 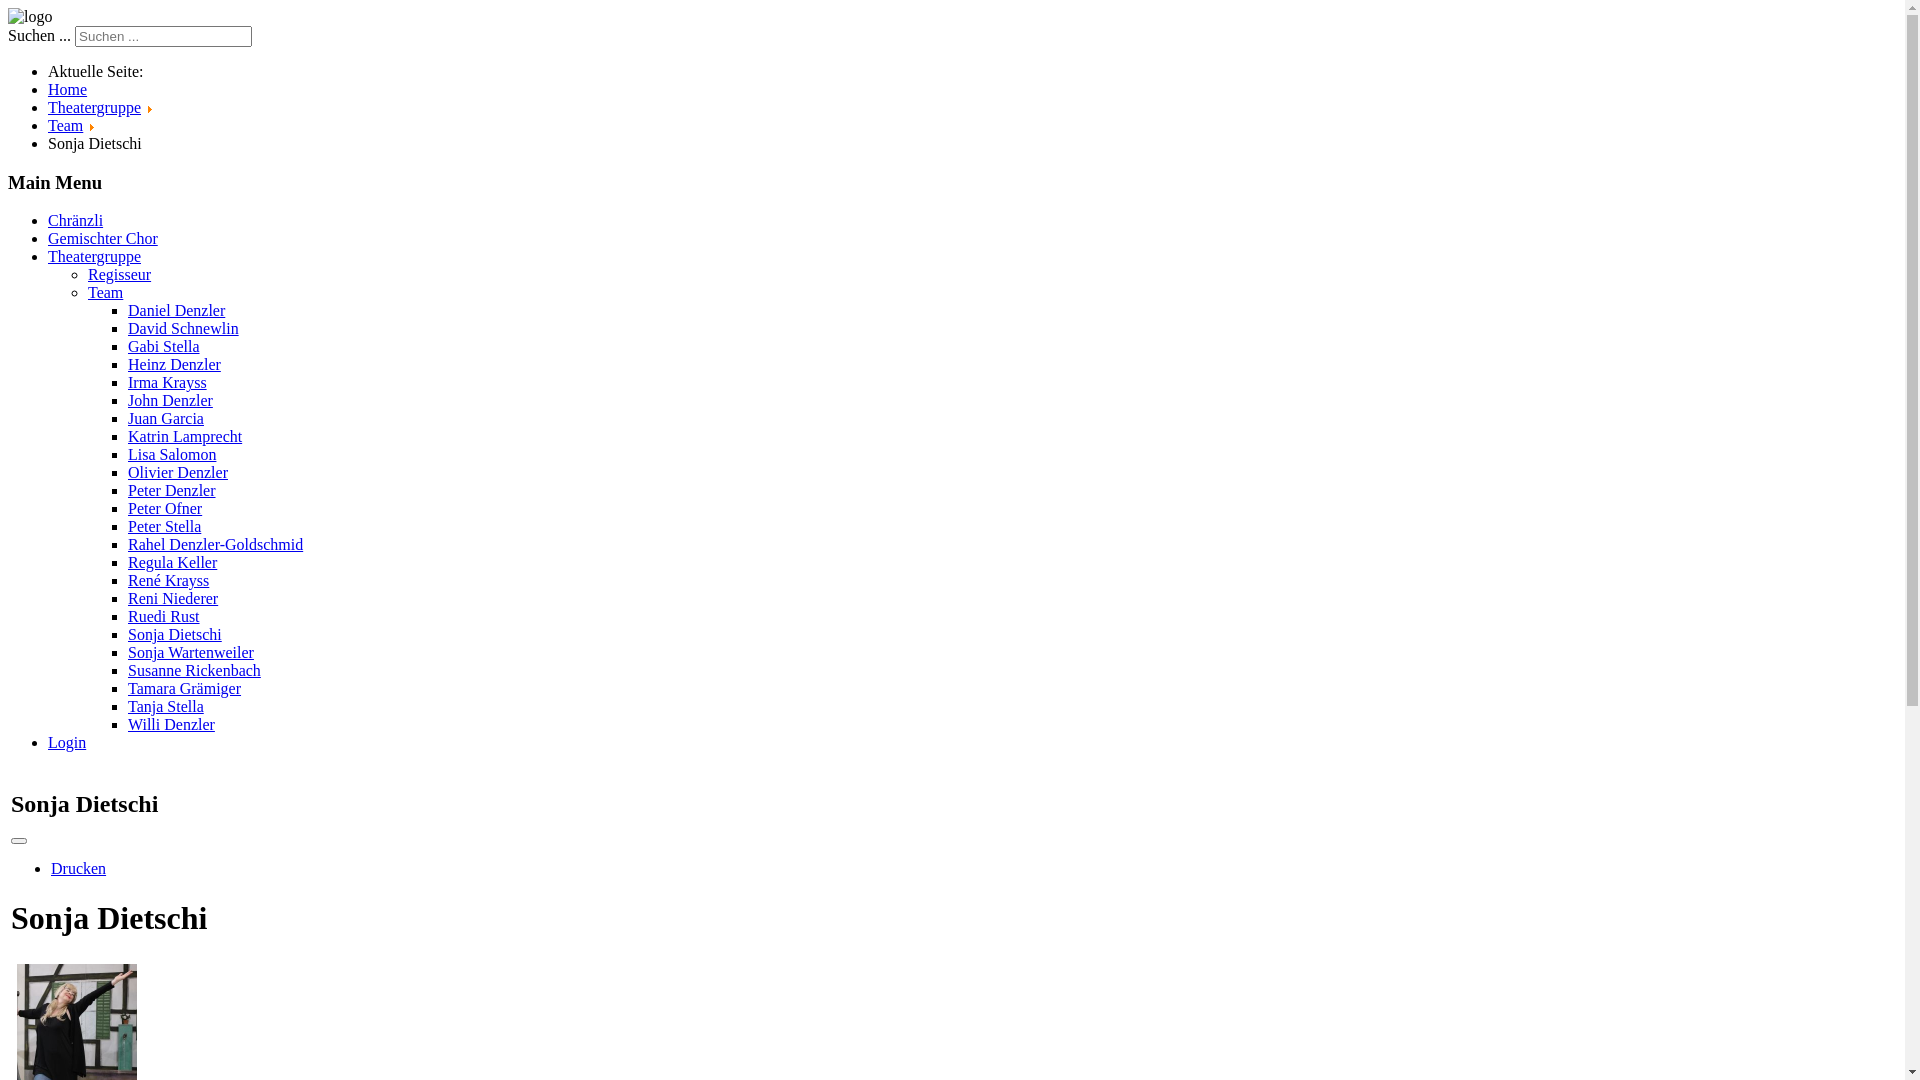 I want to click on 'Susanne Rickenbach', so click(x=194, y=670).